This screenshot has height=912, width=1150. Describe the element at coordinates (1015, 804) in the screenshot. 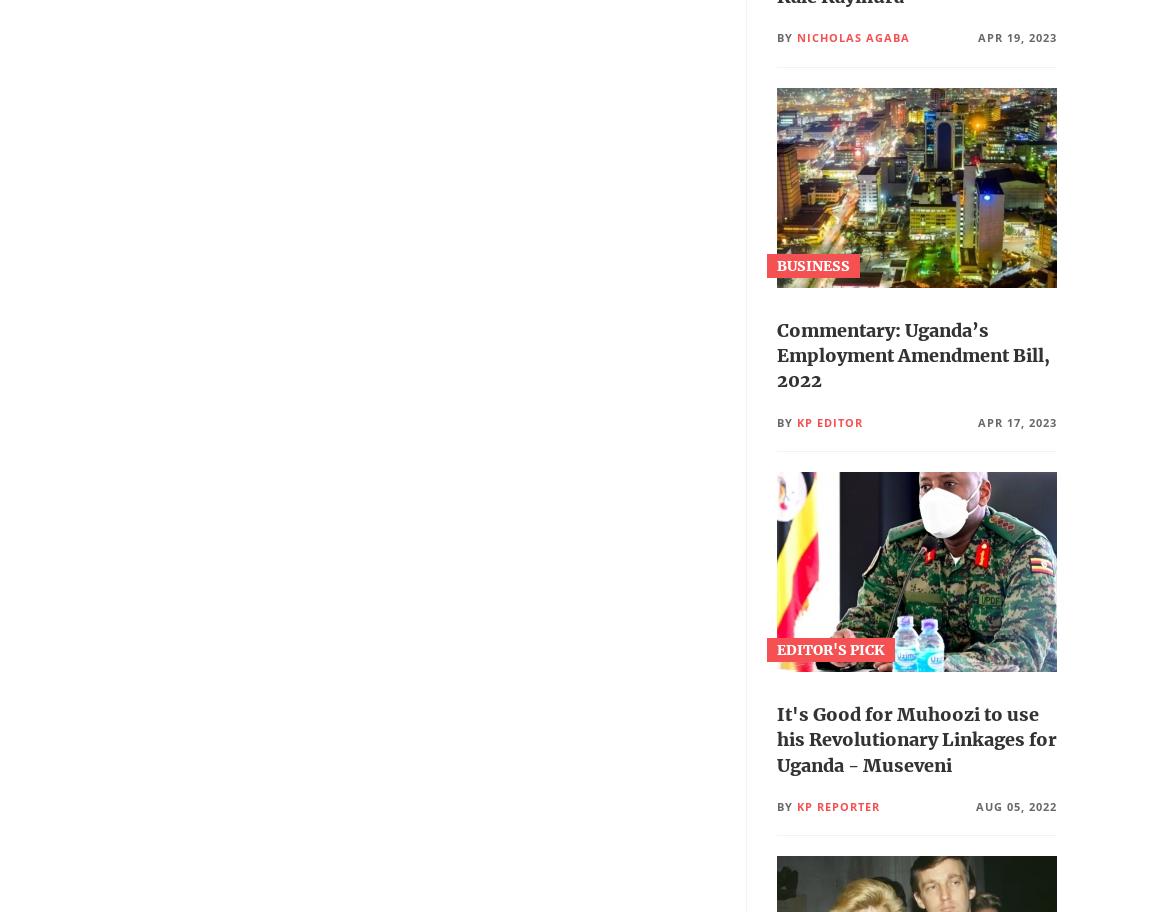

I see `'Aug 05, 2022'` at that location.